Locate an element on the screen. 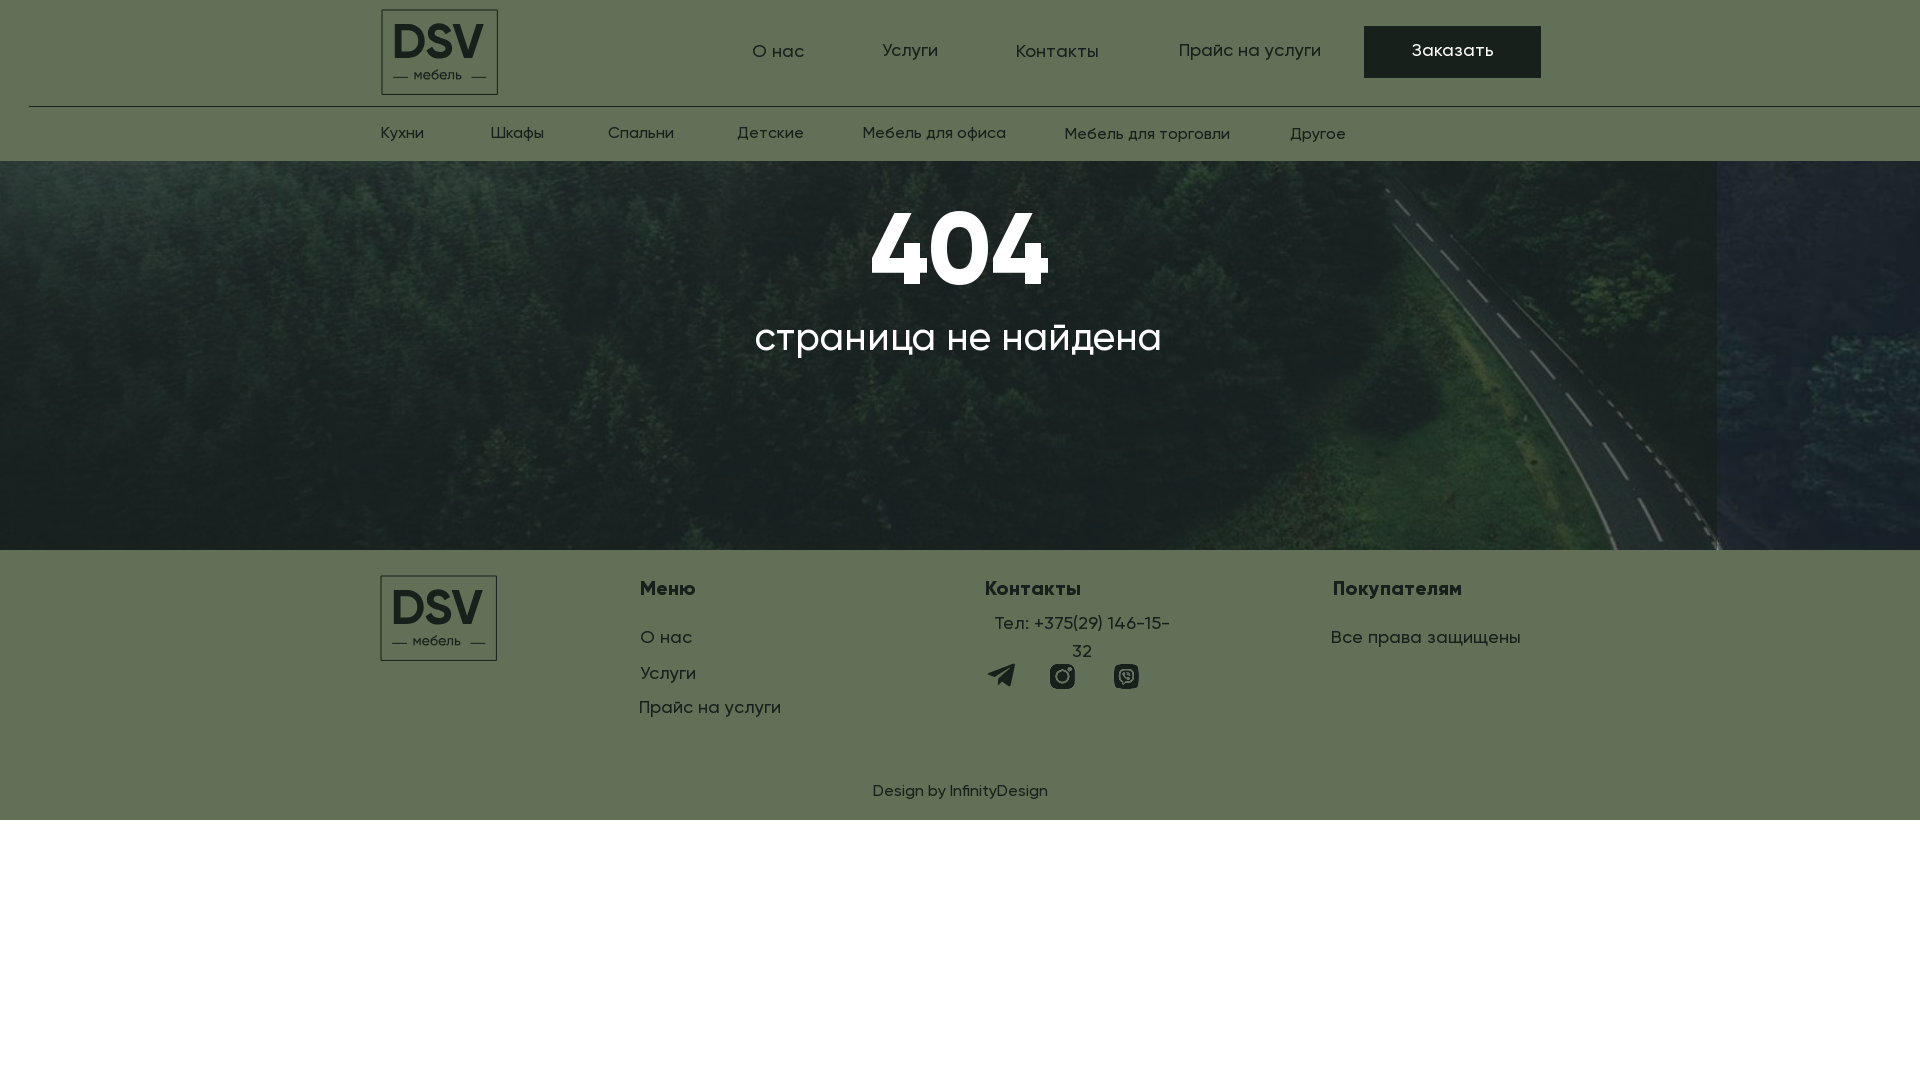  'Design by InfinityDesign' is located at coordinates (960, 790).